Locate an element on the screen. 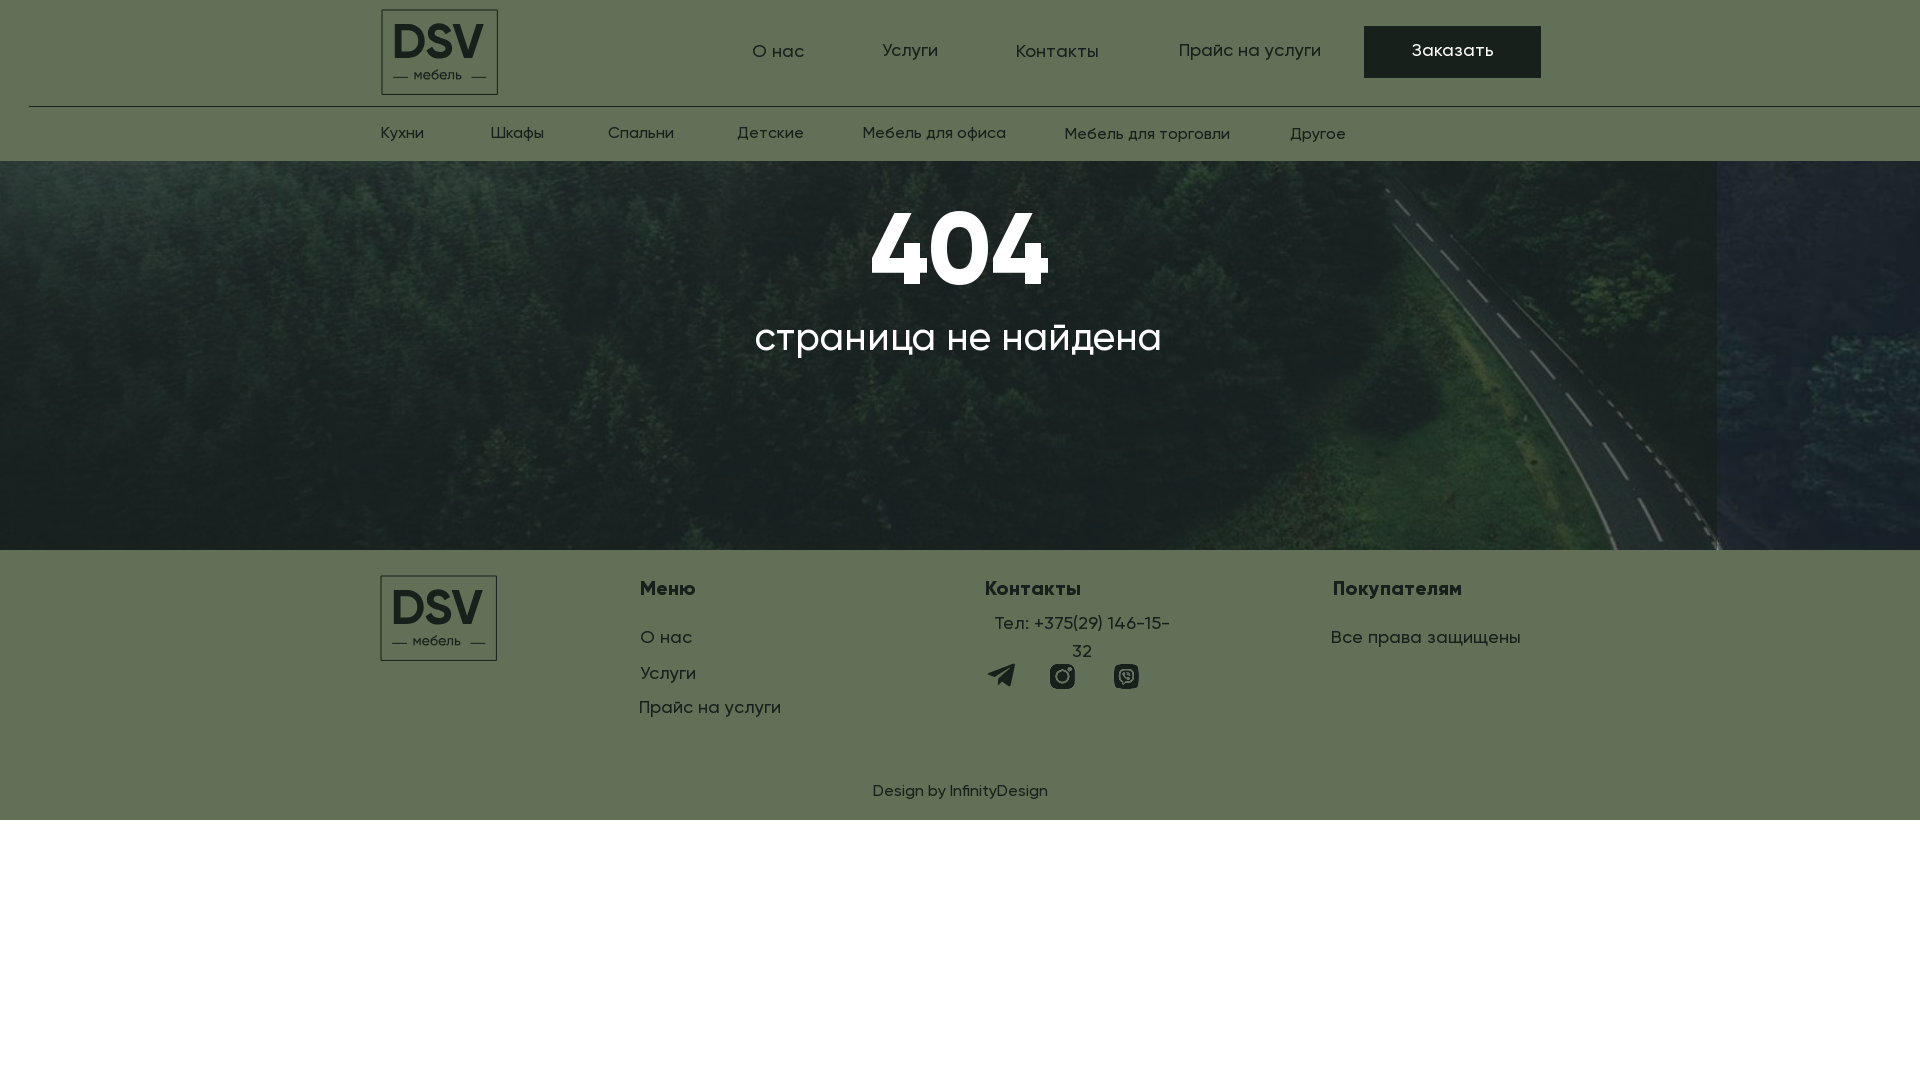  'Design by InfinityDesign' is located at coordinates (960, 790).